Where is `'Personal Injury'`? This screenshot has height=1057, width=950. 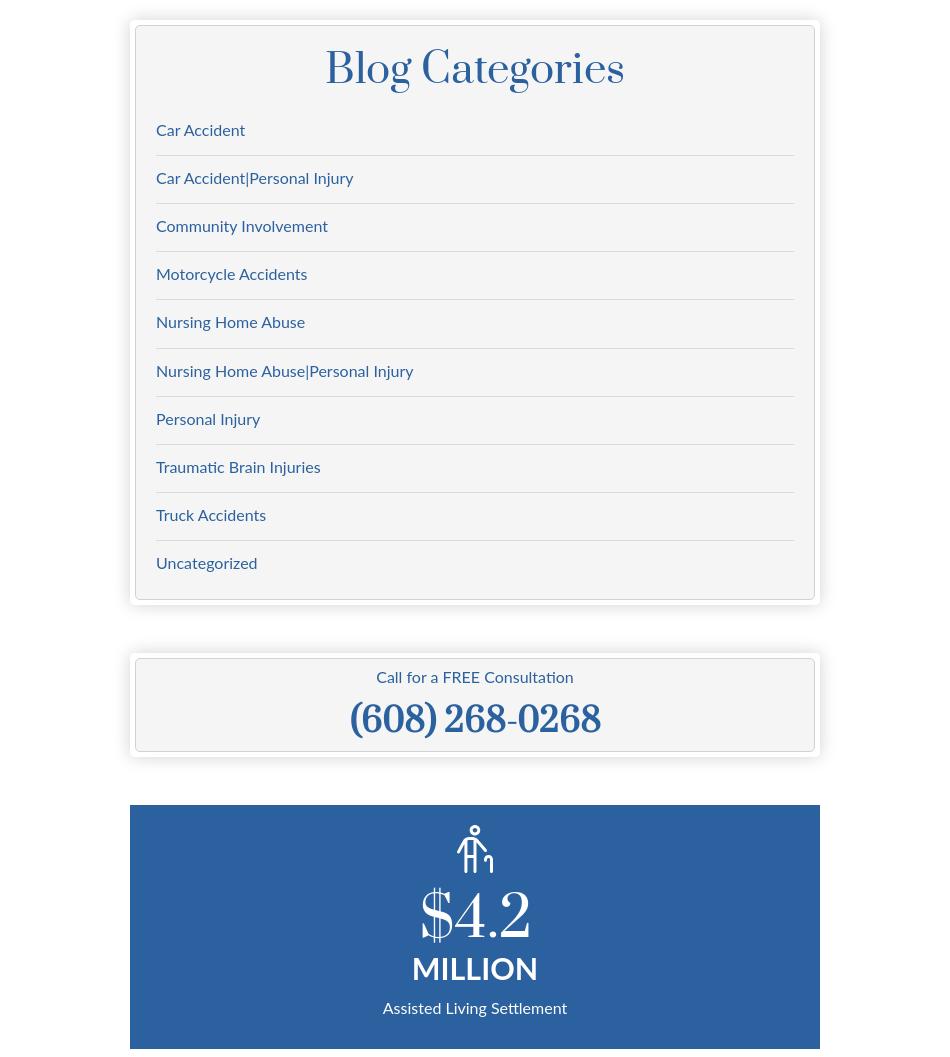 'Personal Injury' is located at coordinates (207, 417).